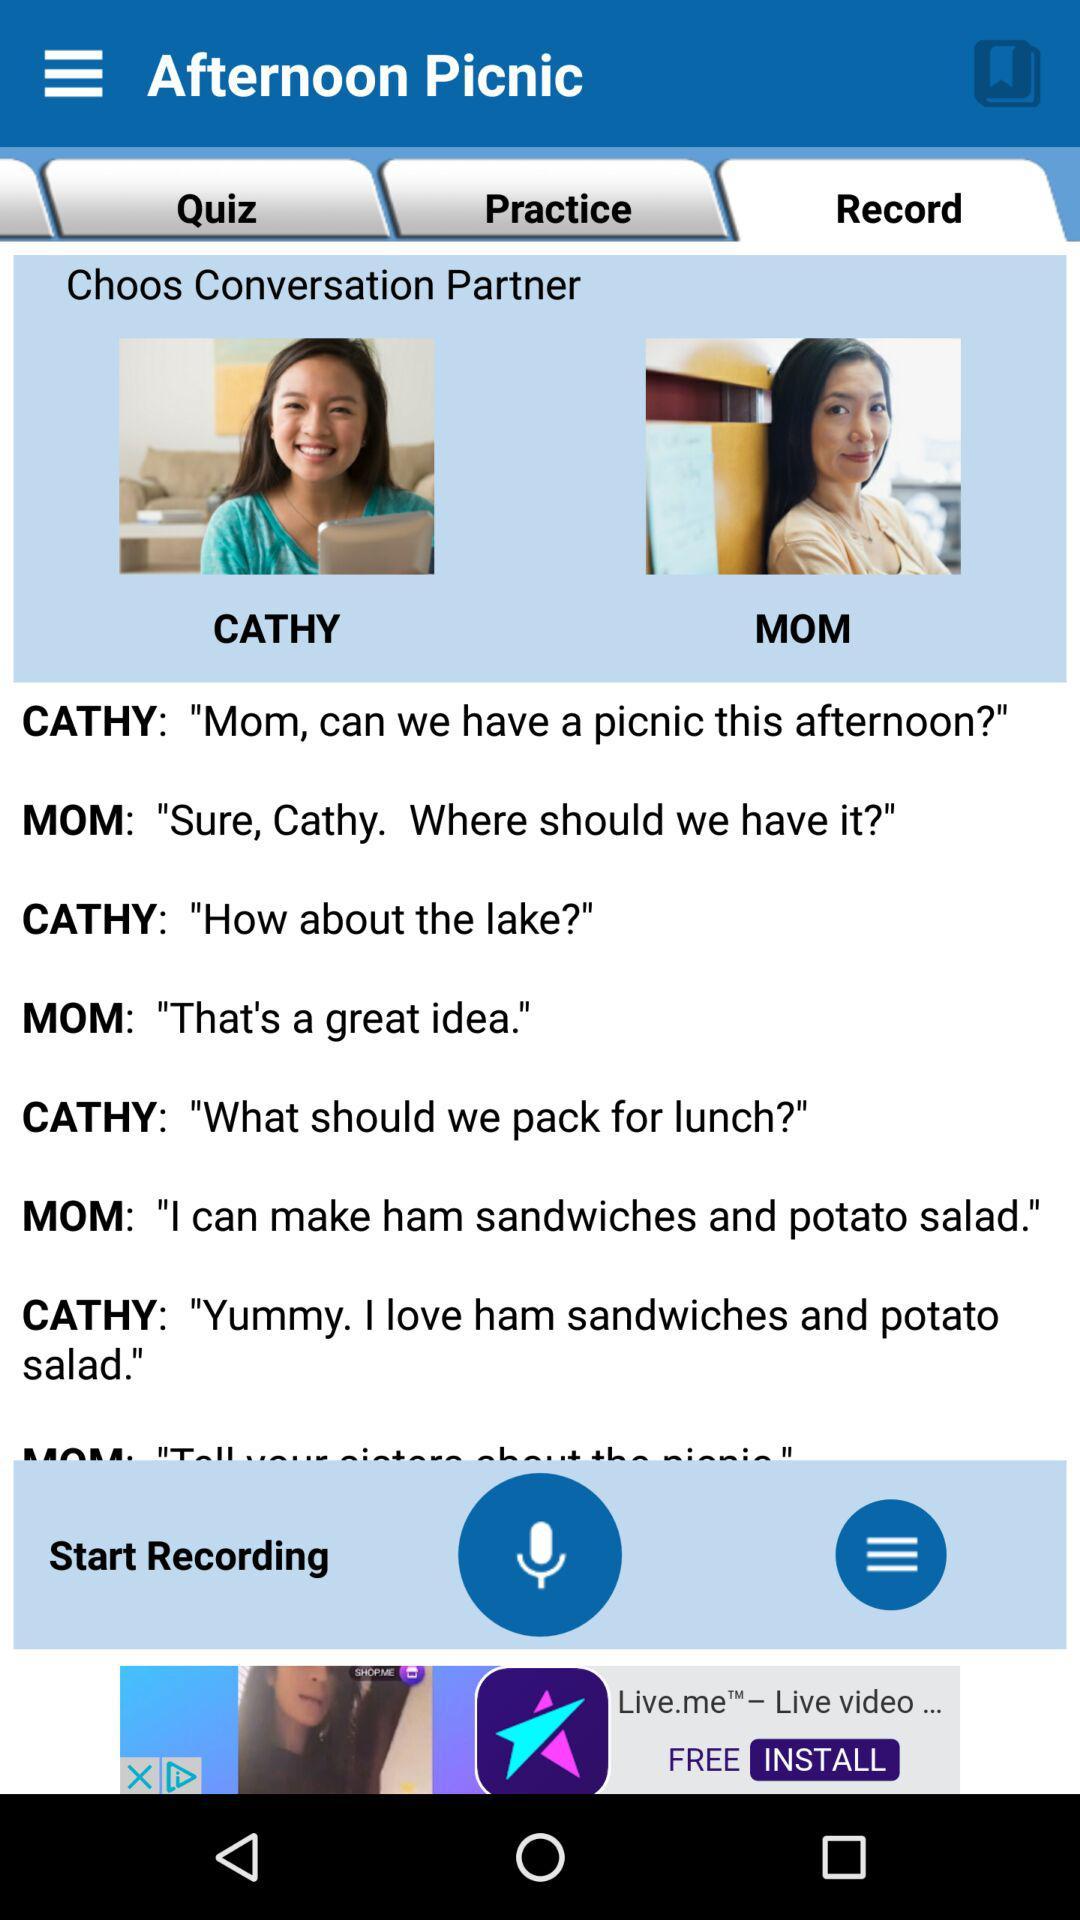 The image size is (1080, 1920). What do you see at coordinates (540, 1553) in the screenshot?
I see `start recording` at bounding box center [540, 1553].